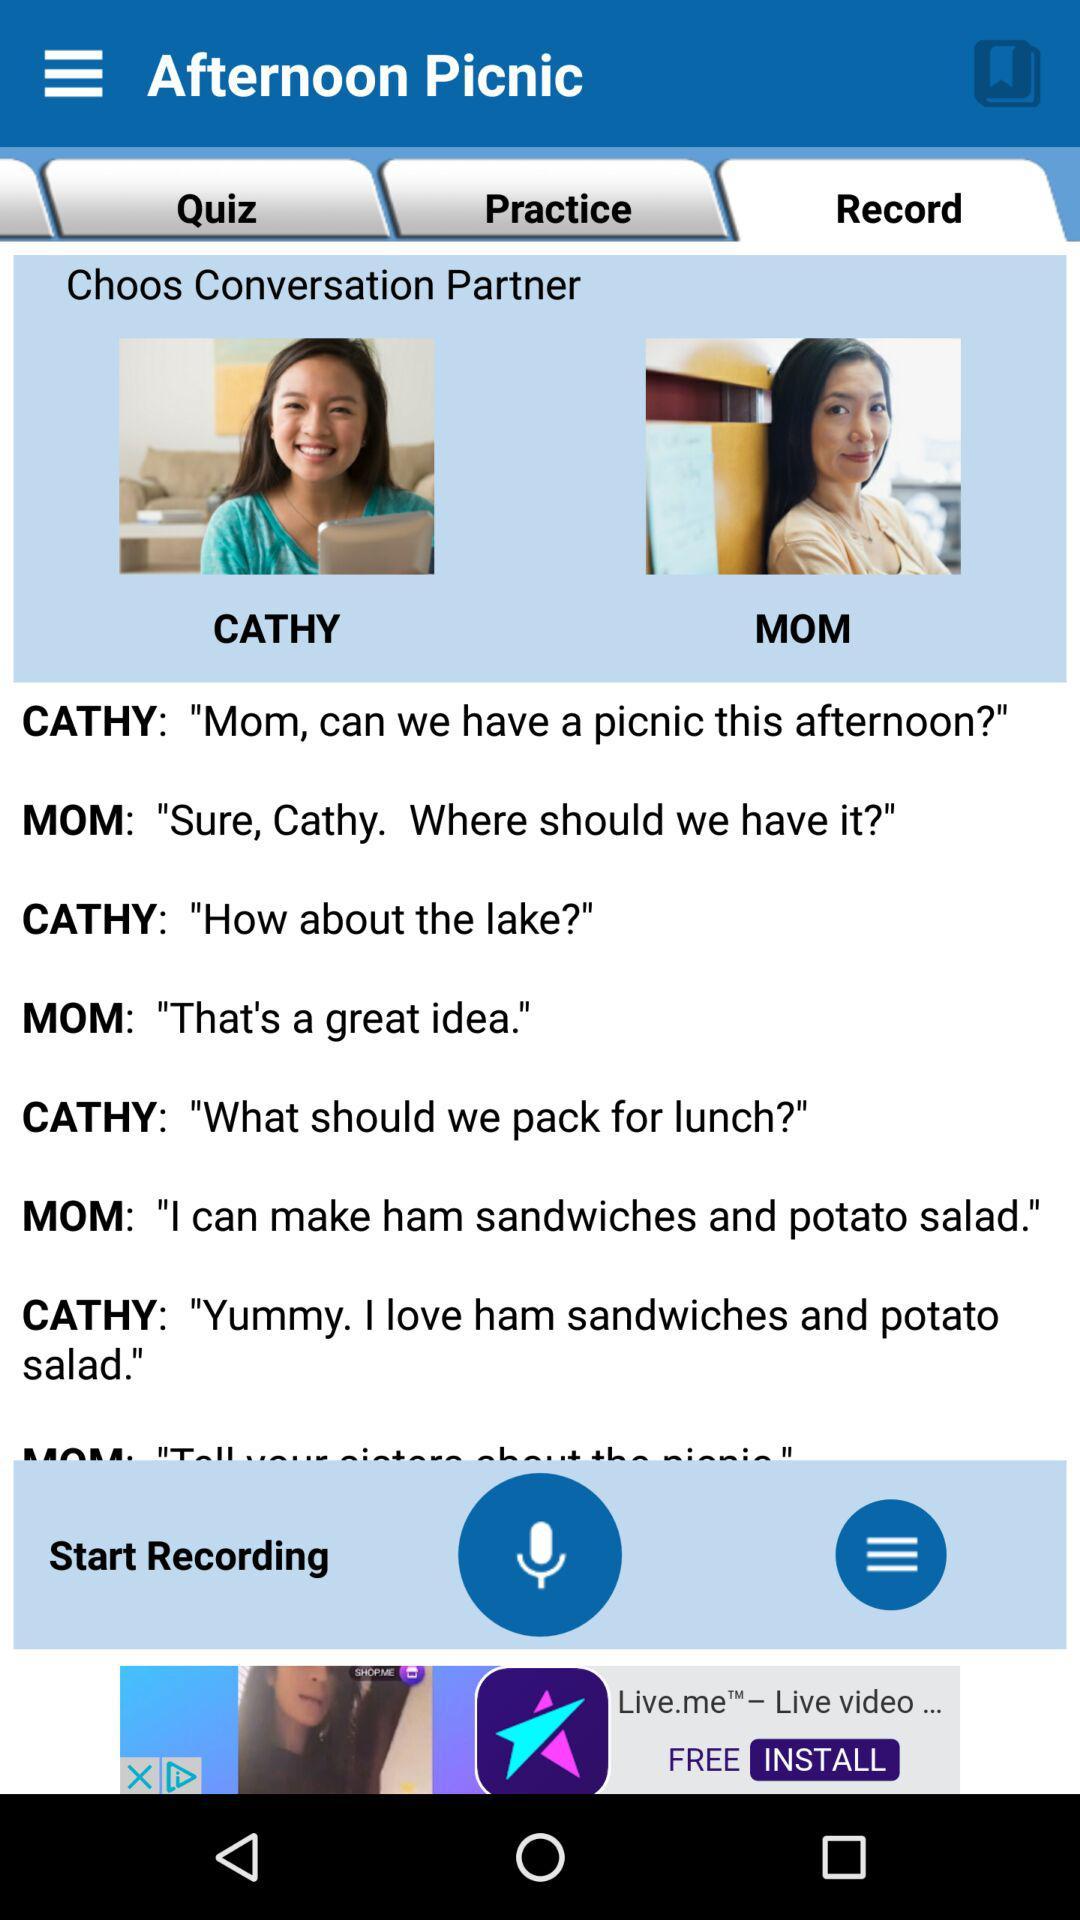 The image size is (1080, 1920). What do you see at coordinates (540, 1553) in the screenshot?
I see `start recording` at bounding box center [540, 1553].